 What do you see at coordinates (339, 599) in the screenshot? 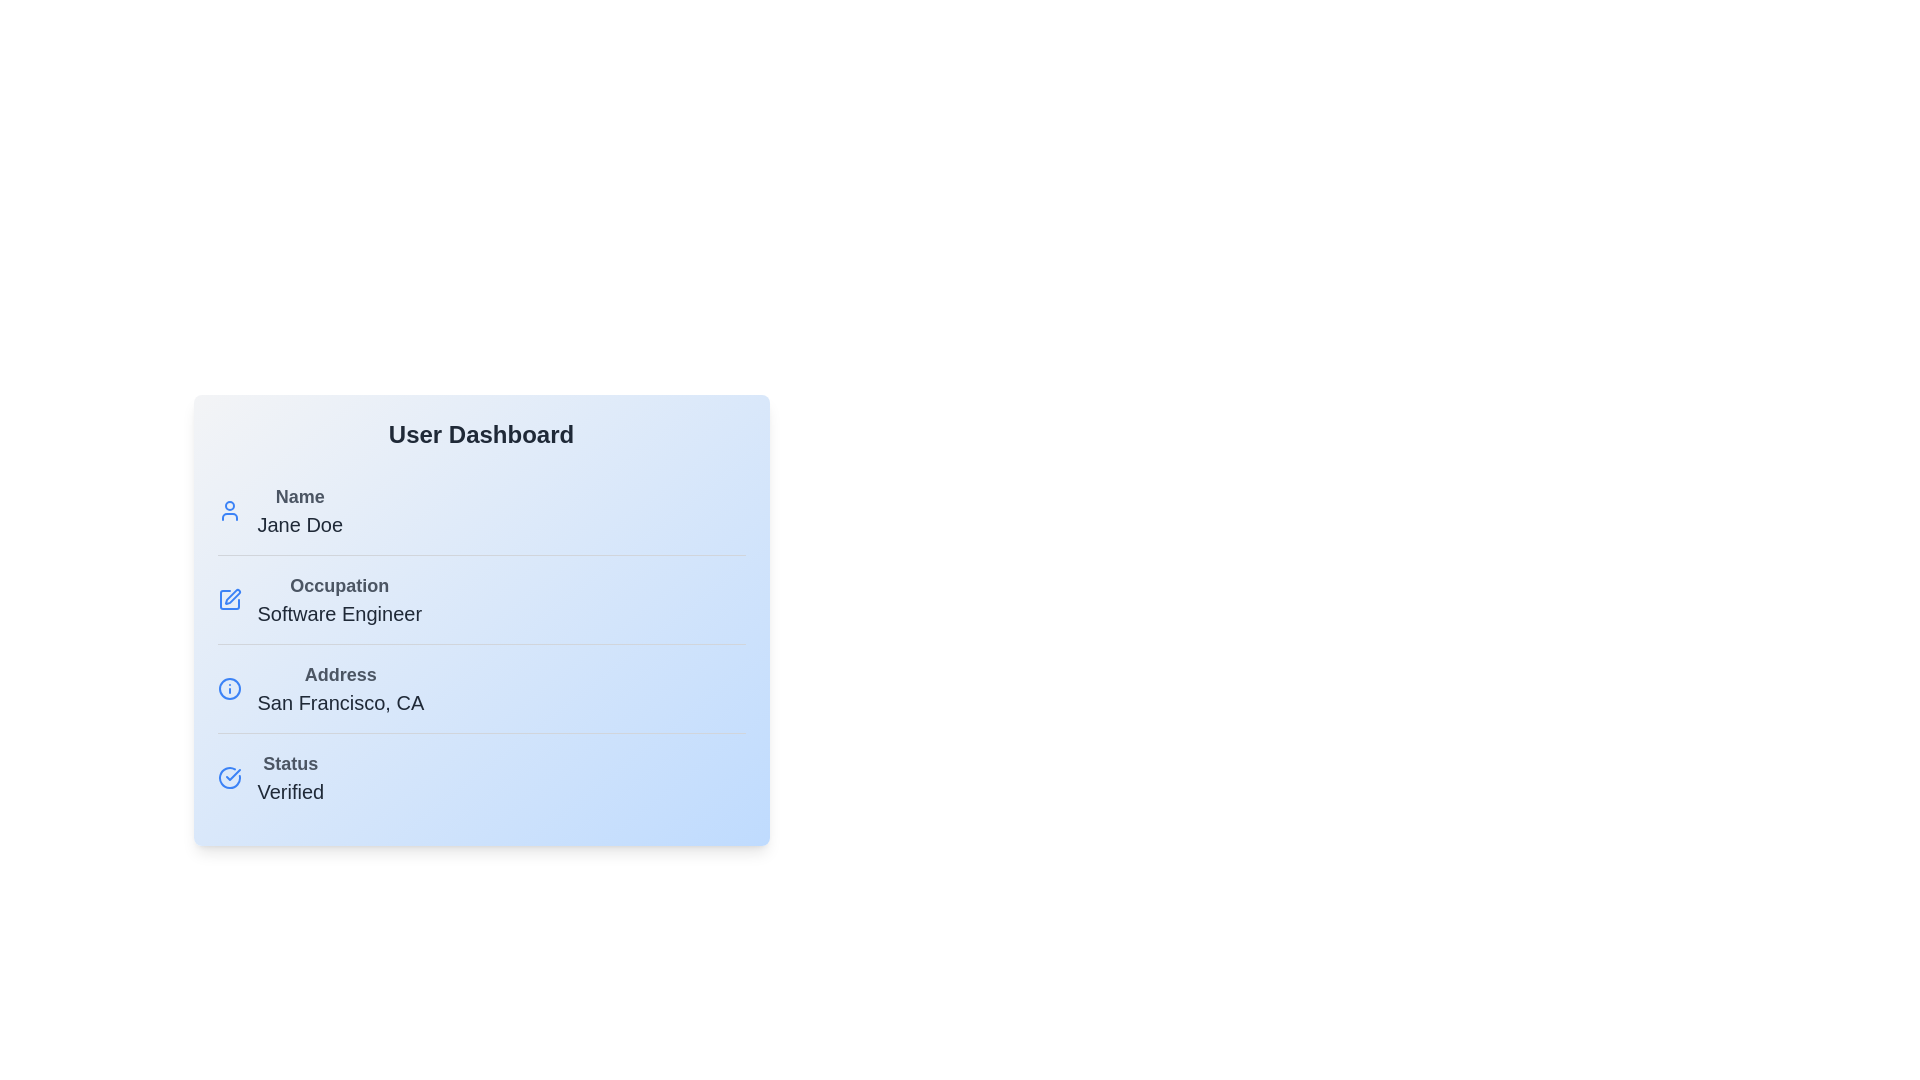
I see `text content of the 'Occupation' display element which shows 'Software Engineer' below the bold header 'Occupation'` at bounding box center [339, 599].